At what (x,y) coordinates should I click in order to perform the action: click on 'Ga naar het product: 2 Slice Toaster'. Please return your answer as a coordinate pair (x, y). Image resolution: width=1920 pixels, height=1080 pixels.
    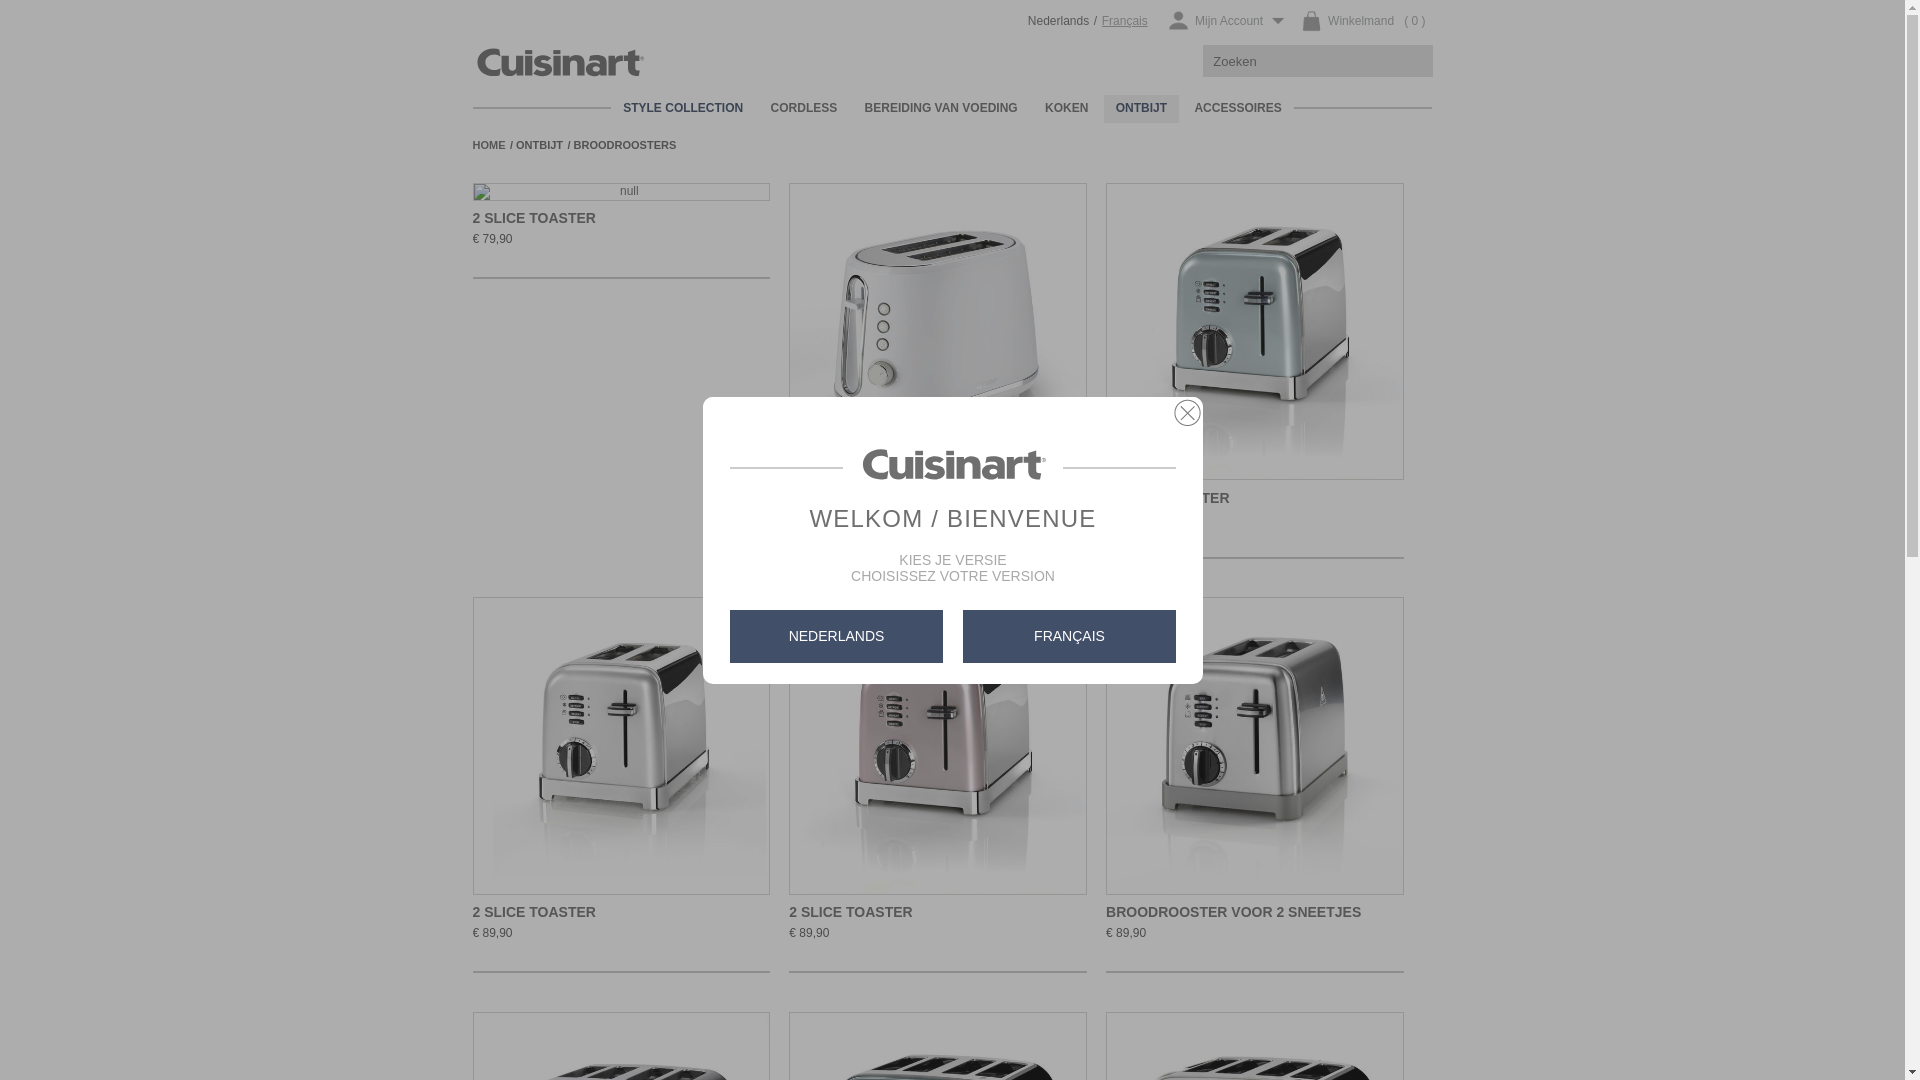
    Looking at the image, I should click on (470, 745).